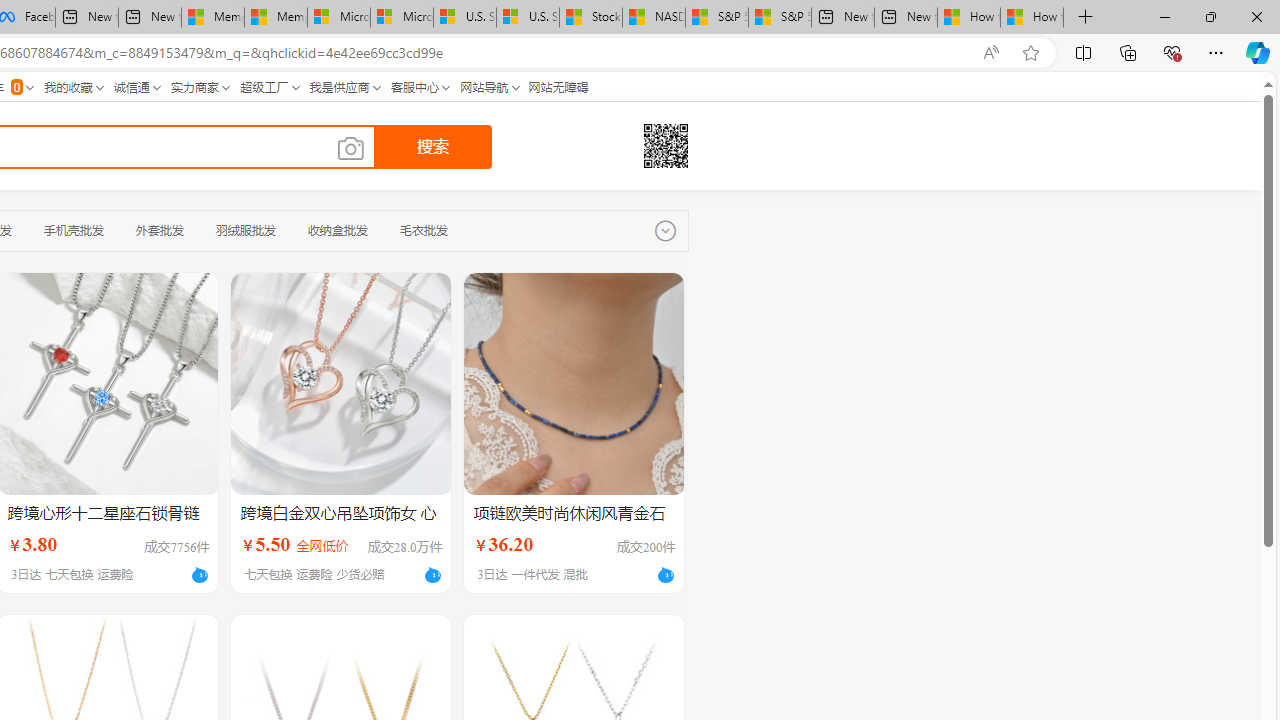  What do you see at coordinates (779, 17) in the screenshot?
I see `'S&P 500, Nasdaq end lower, weighed by Nvidia dip | Watch'` at bounding box center [779, 17].